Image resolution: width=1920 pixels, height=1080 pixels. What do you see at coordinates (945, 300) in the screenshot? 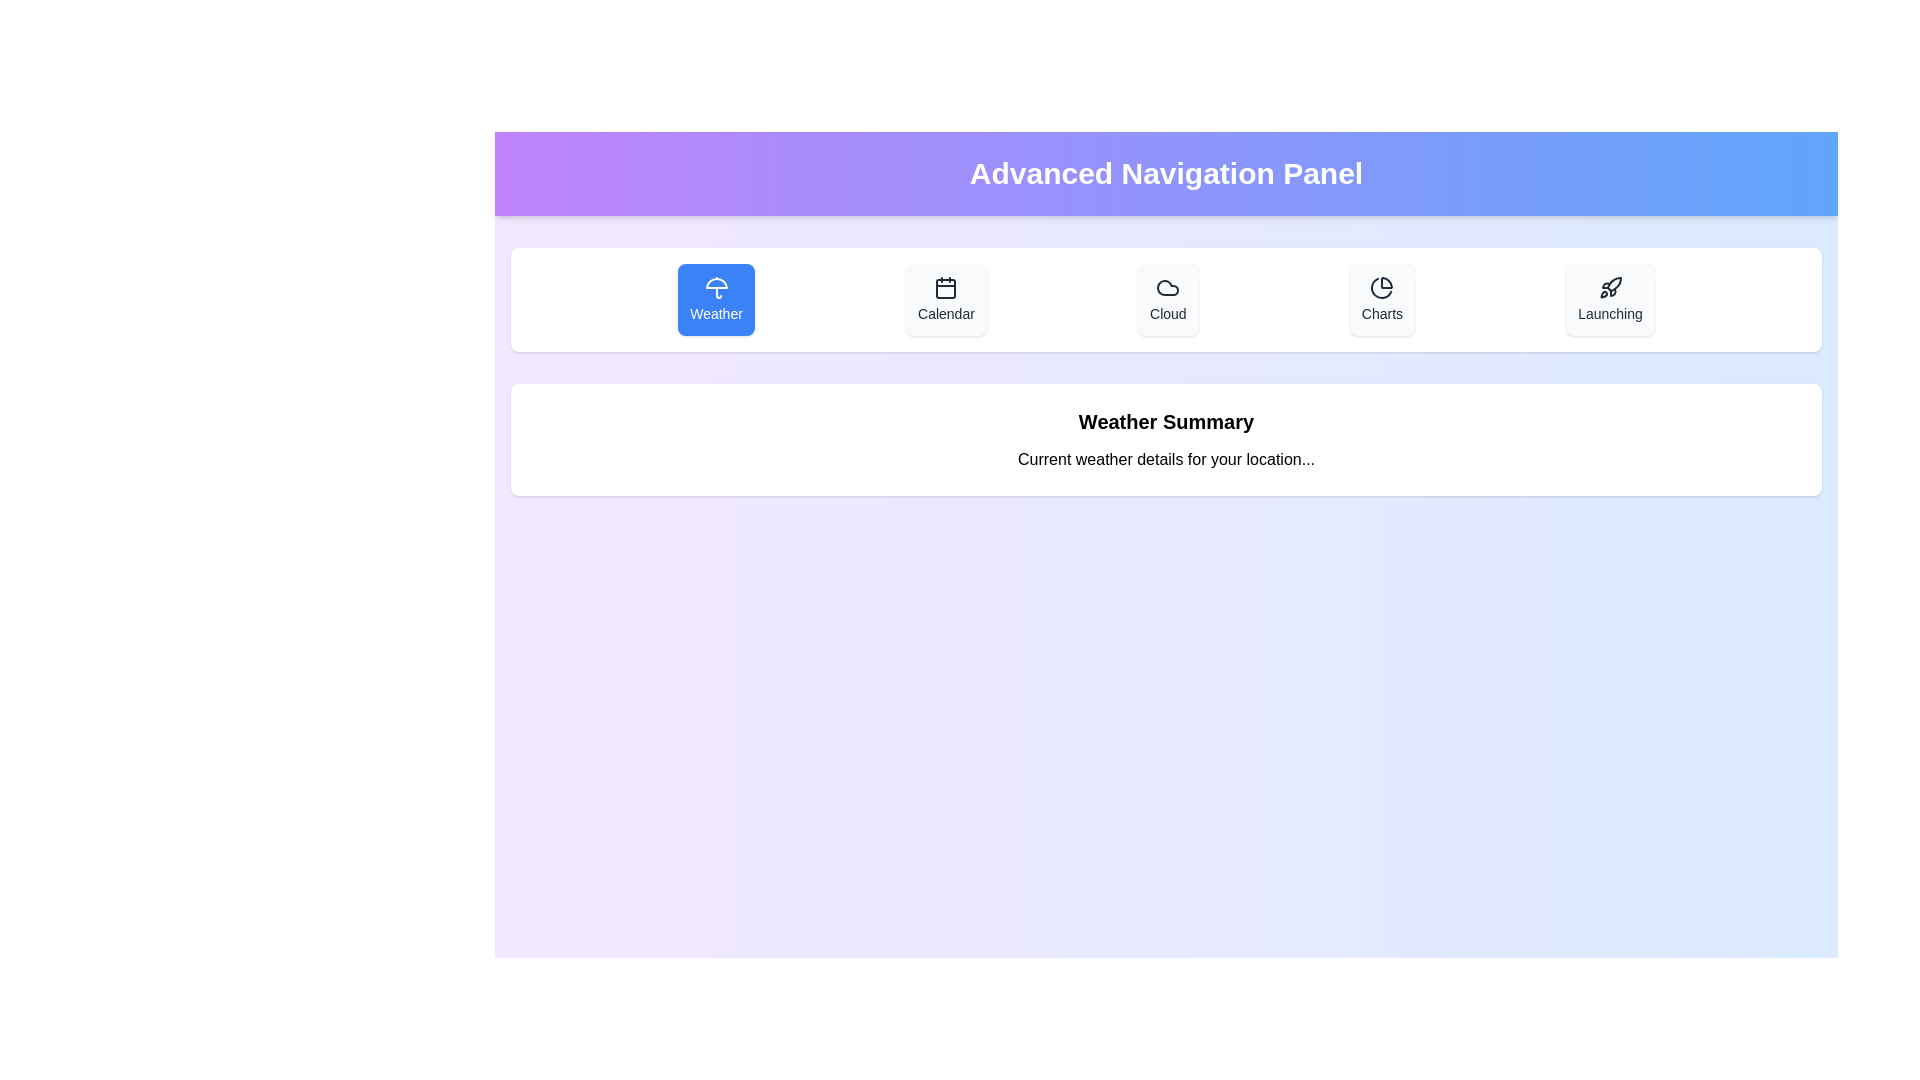
I see `the 'Calendar' button, which is the second button in a row of five, featuring a light gray background, rounded corners, and a calendar icon above the text 'Calendar'` at bounding box center [945, 300].